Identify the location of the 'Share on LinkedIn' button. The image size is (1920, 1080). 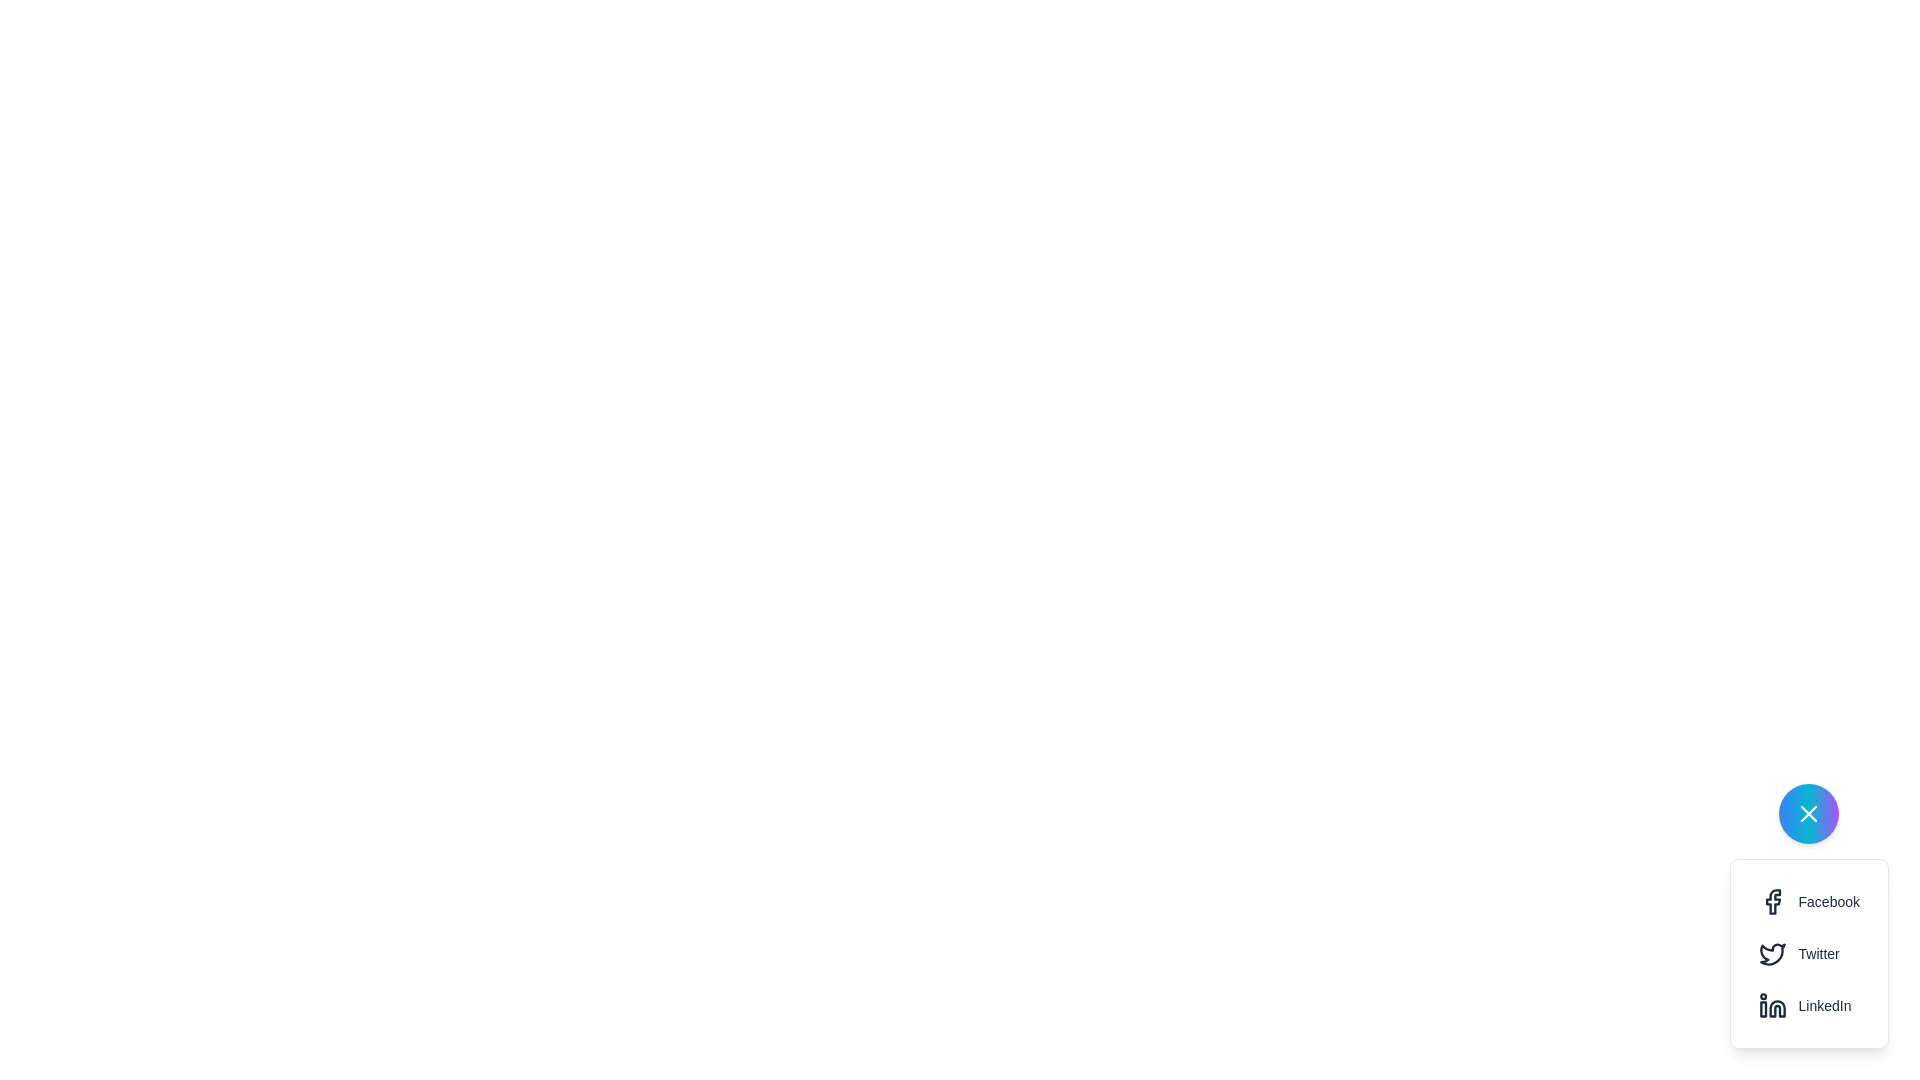
(1804, 1006).